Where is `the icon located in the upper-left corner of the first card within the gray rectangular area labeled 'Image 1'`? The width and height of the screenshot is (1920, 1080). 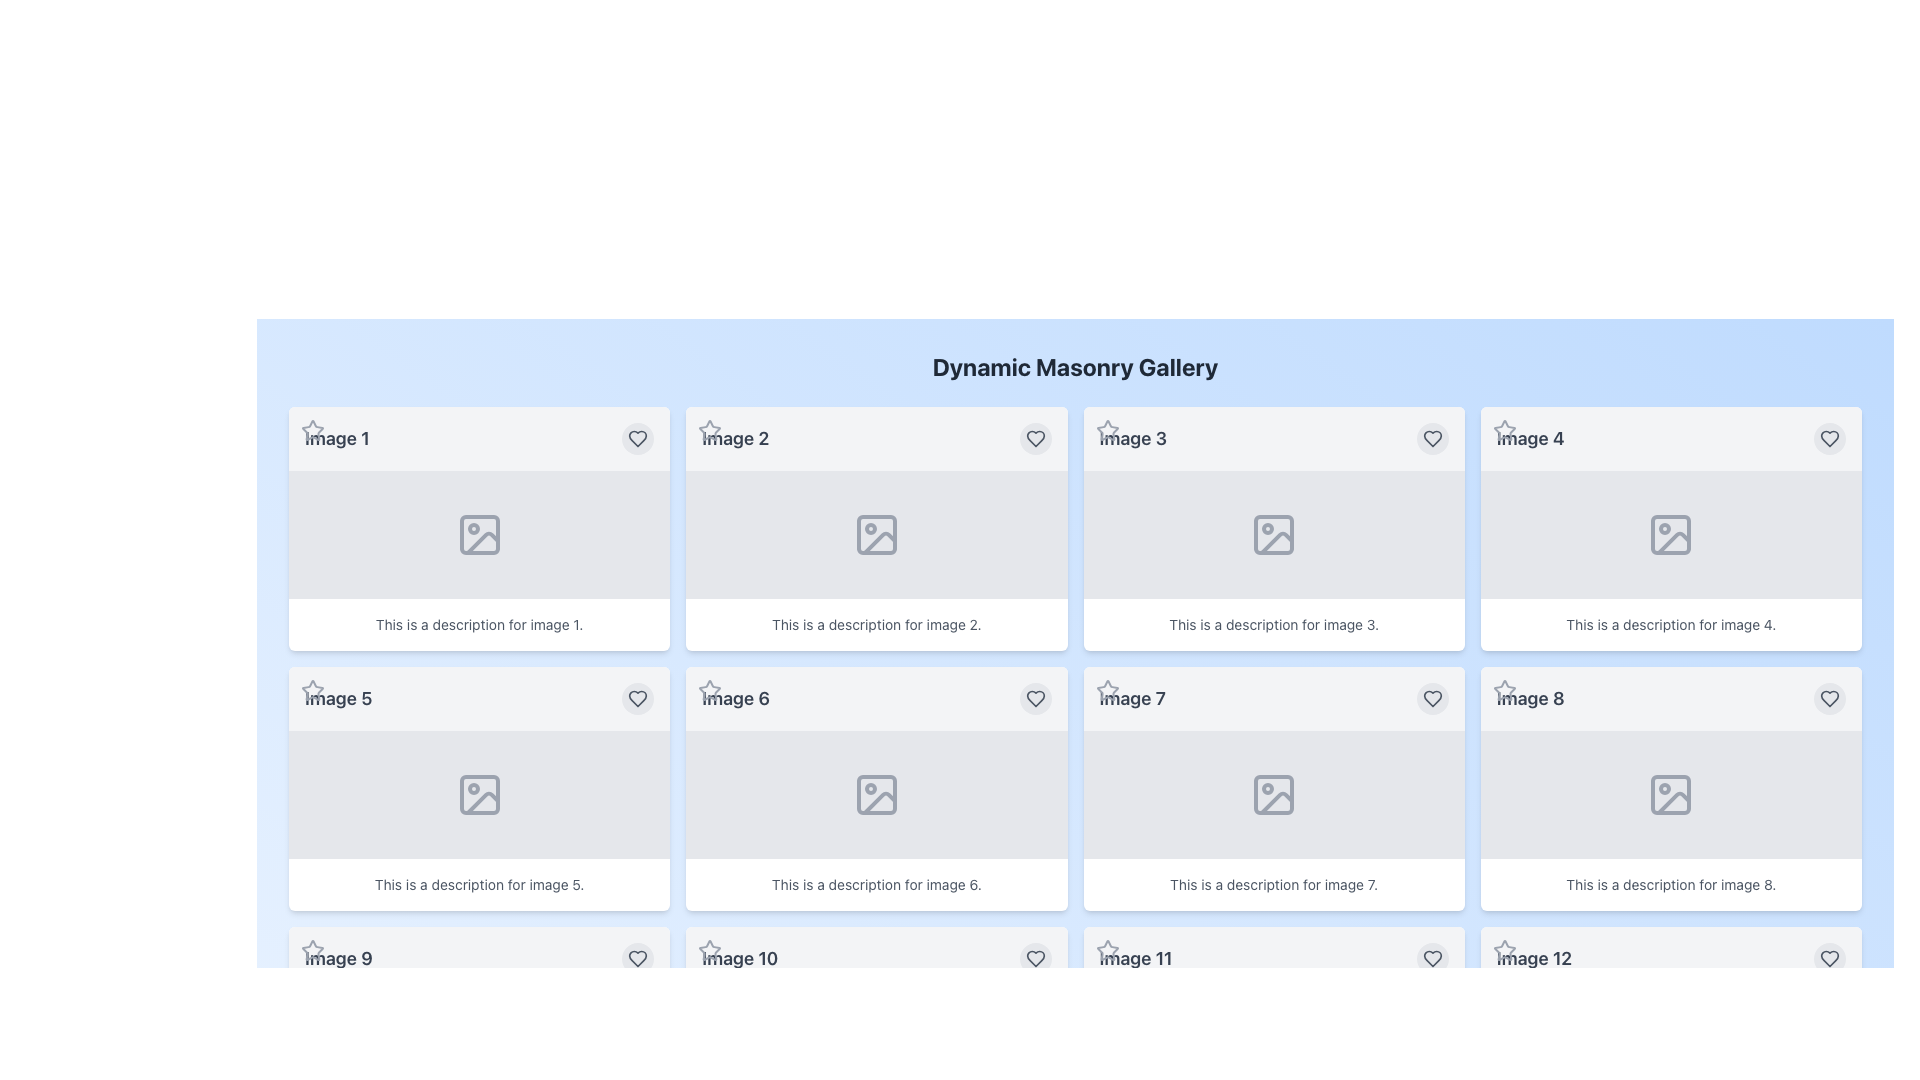
the icon located in the upper-left corner of the first card within the gray rectangular area labeled 'Image 1' is located at coordinates (478, 534).